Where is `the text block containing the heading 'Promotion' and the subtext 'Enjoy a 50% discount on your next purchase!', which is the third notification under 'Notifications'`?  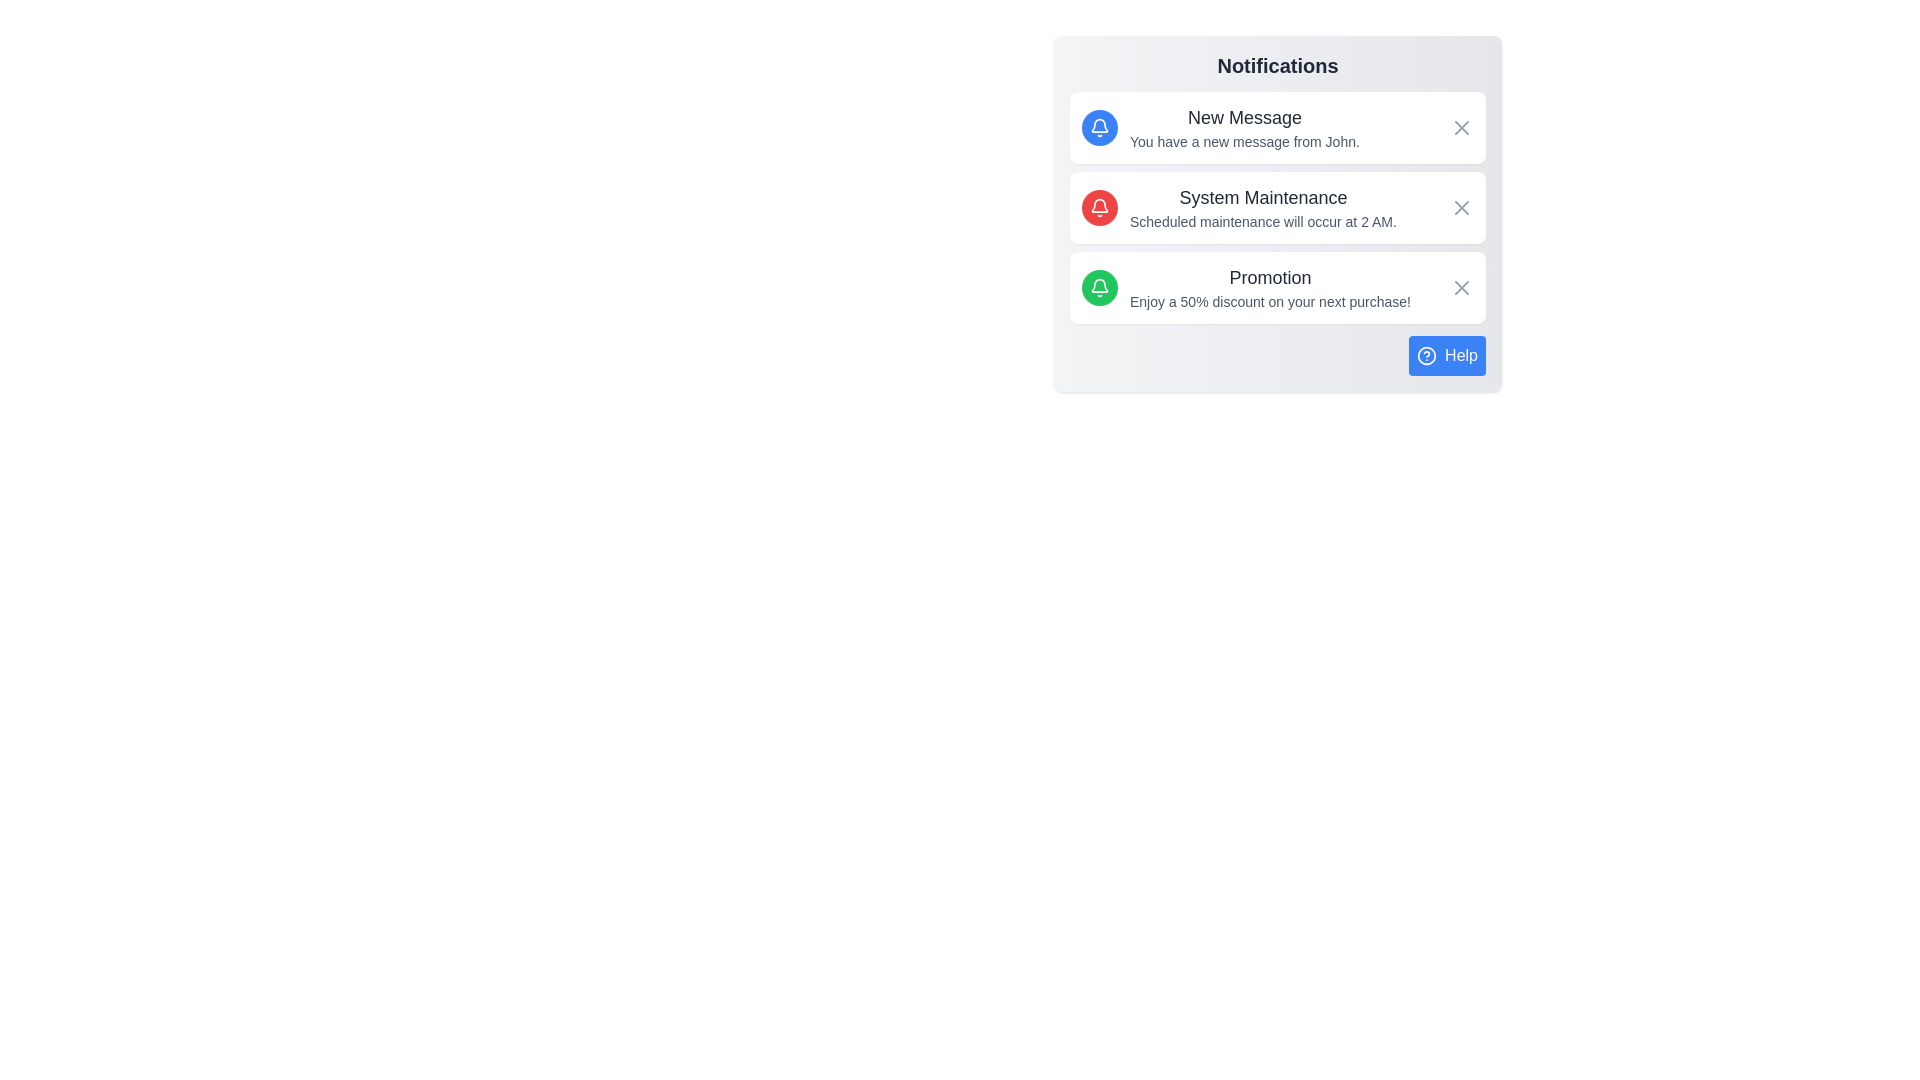
the text block containing the heading 'Promotion' and the subtext 'Enjoy a 50% discount on your next purchase!', which is the third notification under 'Notifications' is located at coordinates (1269, 288).